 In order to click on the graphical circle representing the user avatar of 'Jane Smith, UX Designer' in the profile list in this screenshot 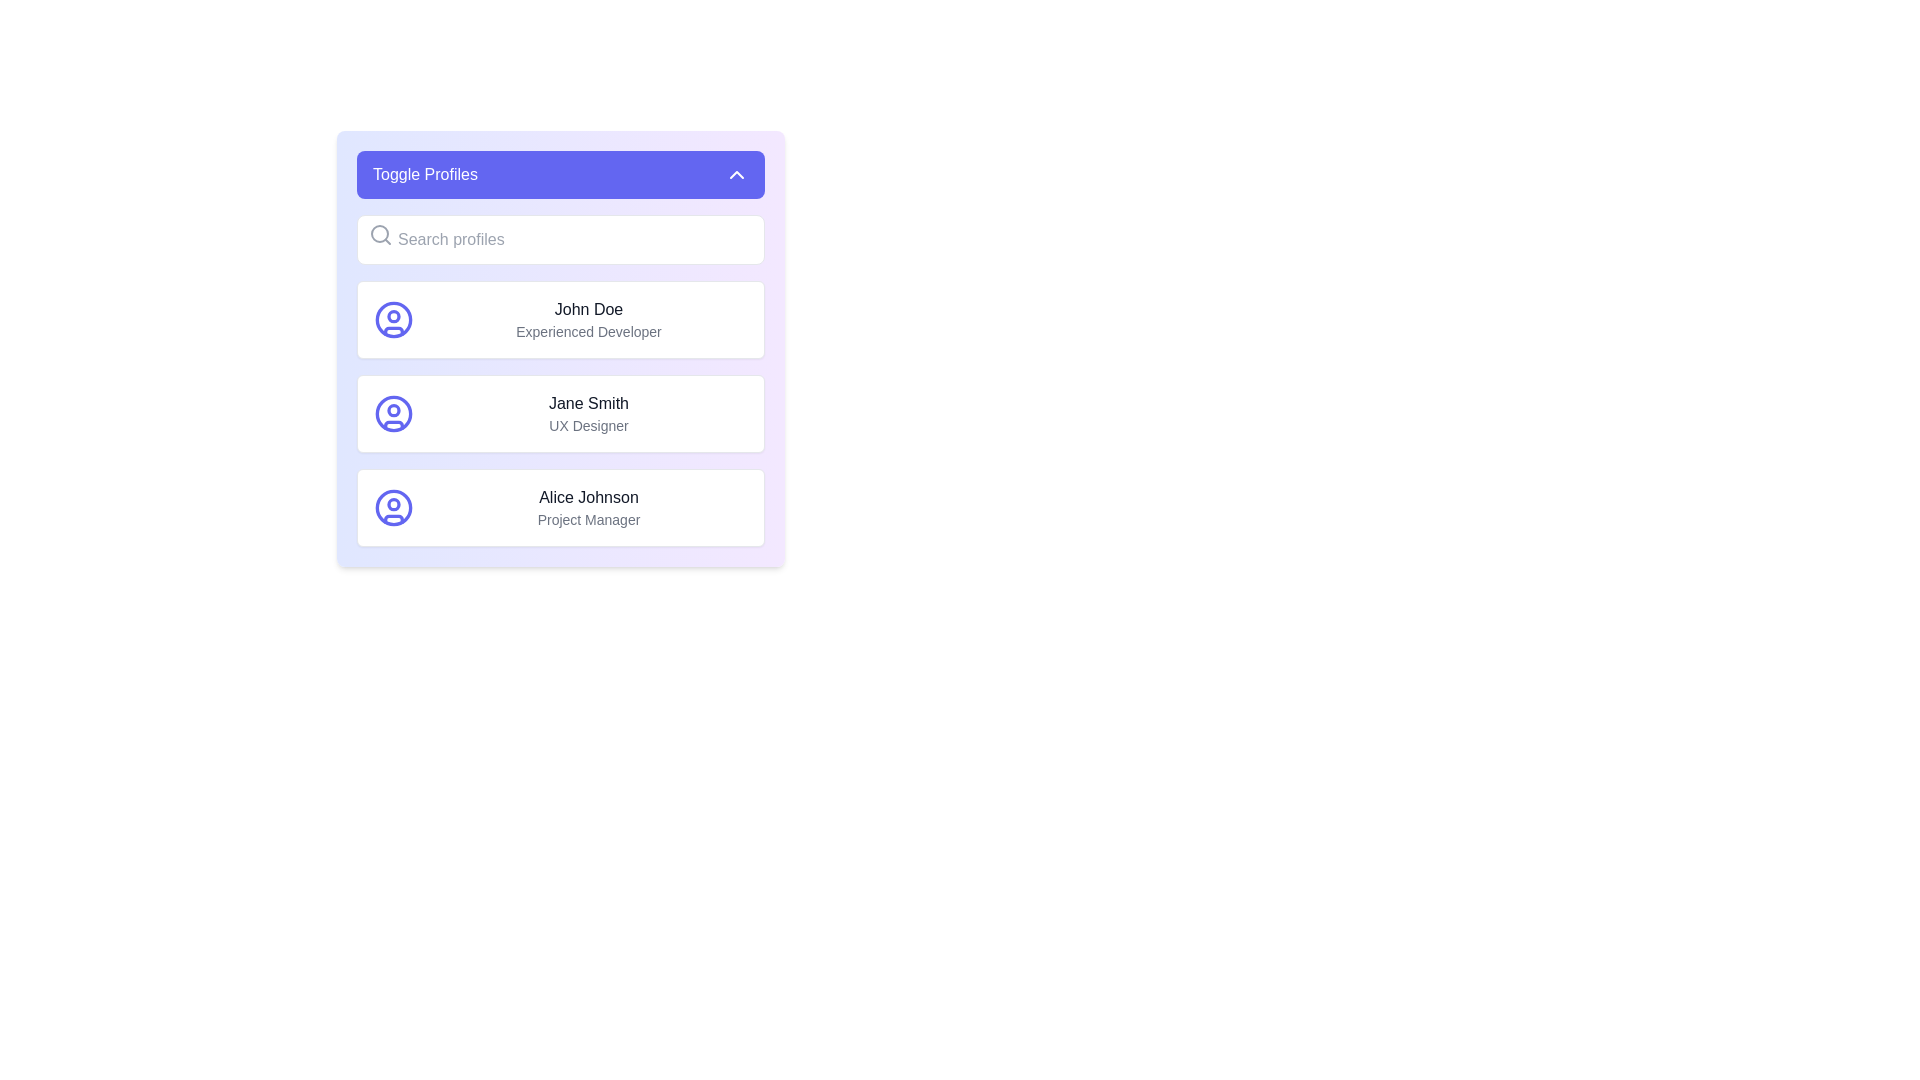, I will do `click(393, 412)`.